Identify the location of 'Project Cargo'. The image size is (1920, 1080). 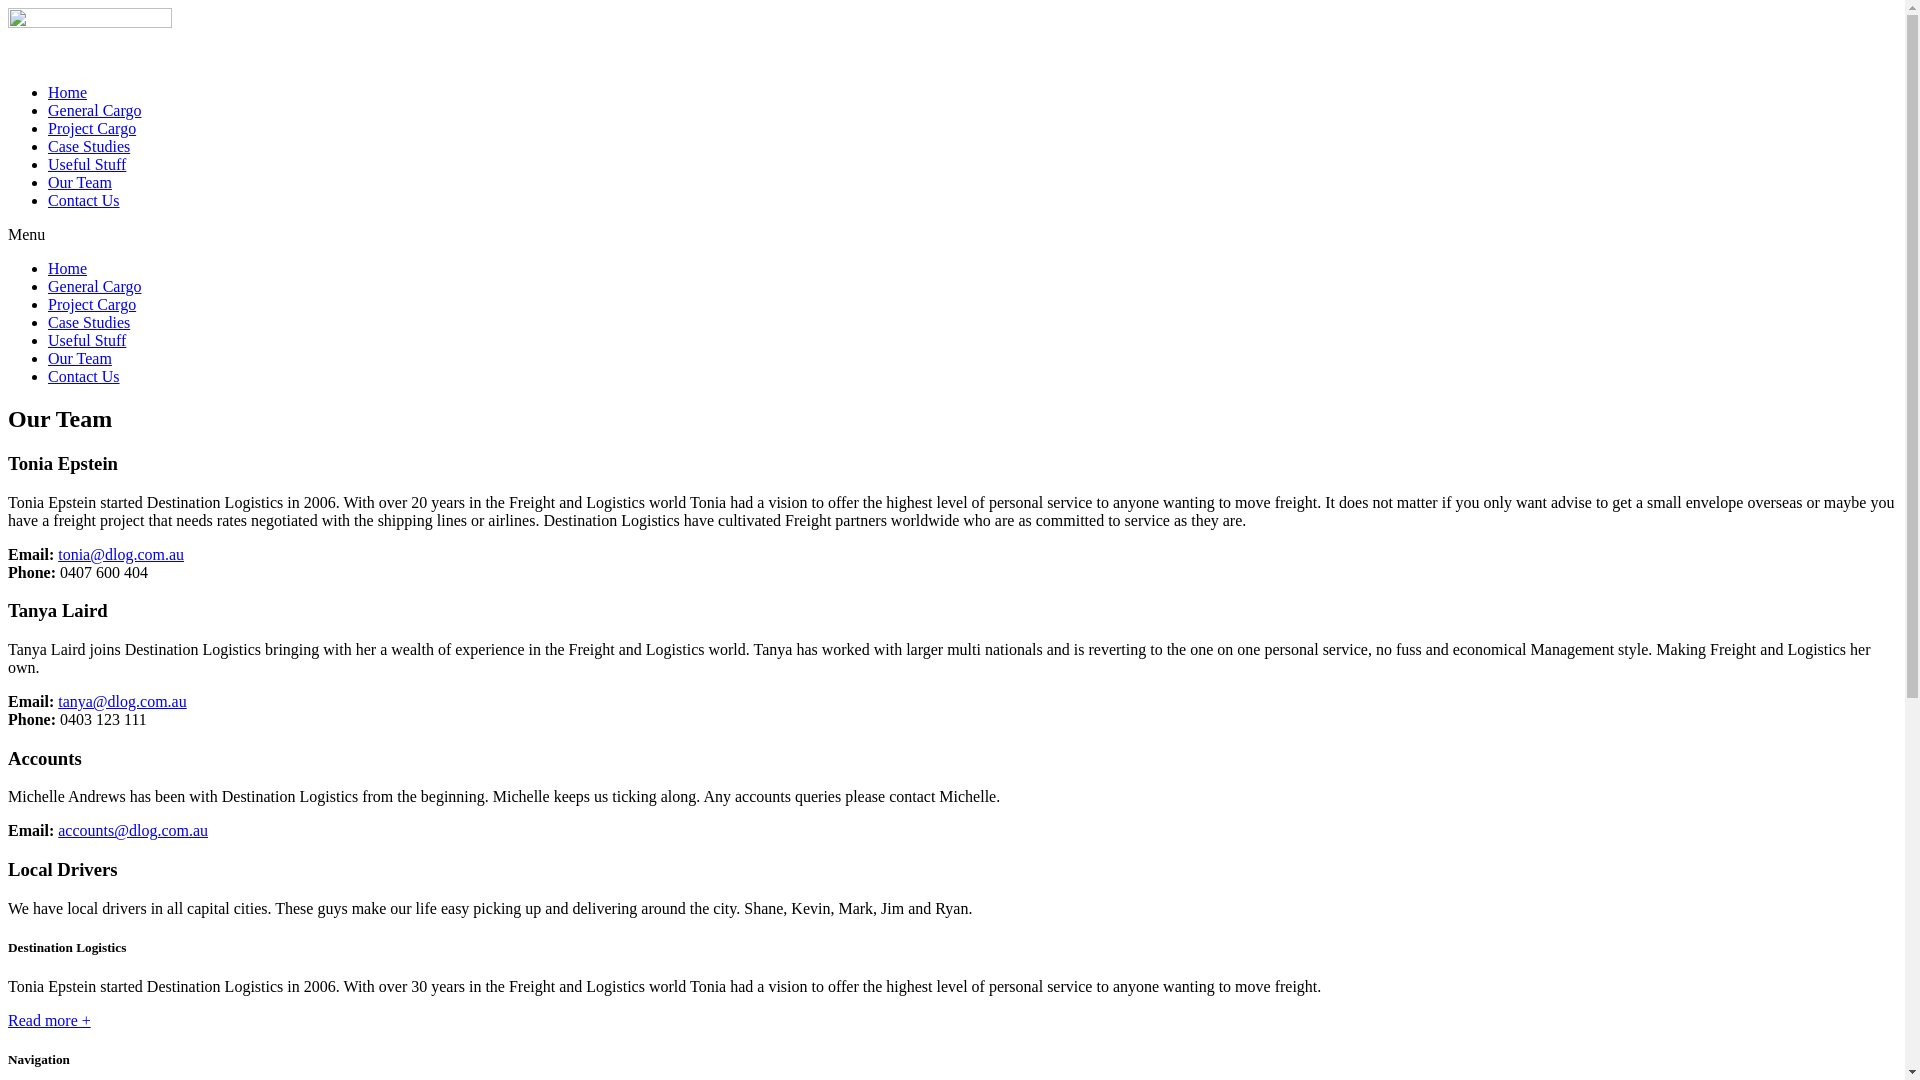
(90, 128).